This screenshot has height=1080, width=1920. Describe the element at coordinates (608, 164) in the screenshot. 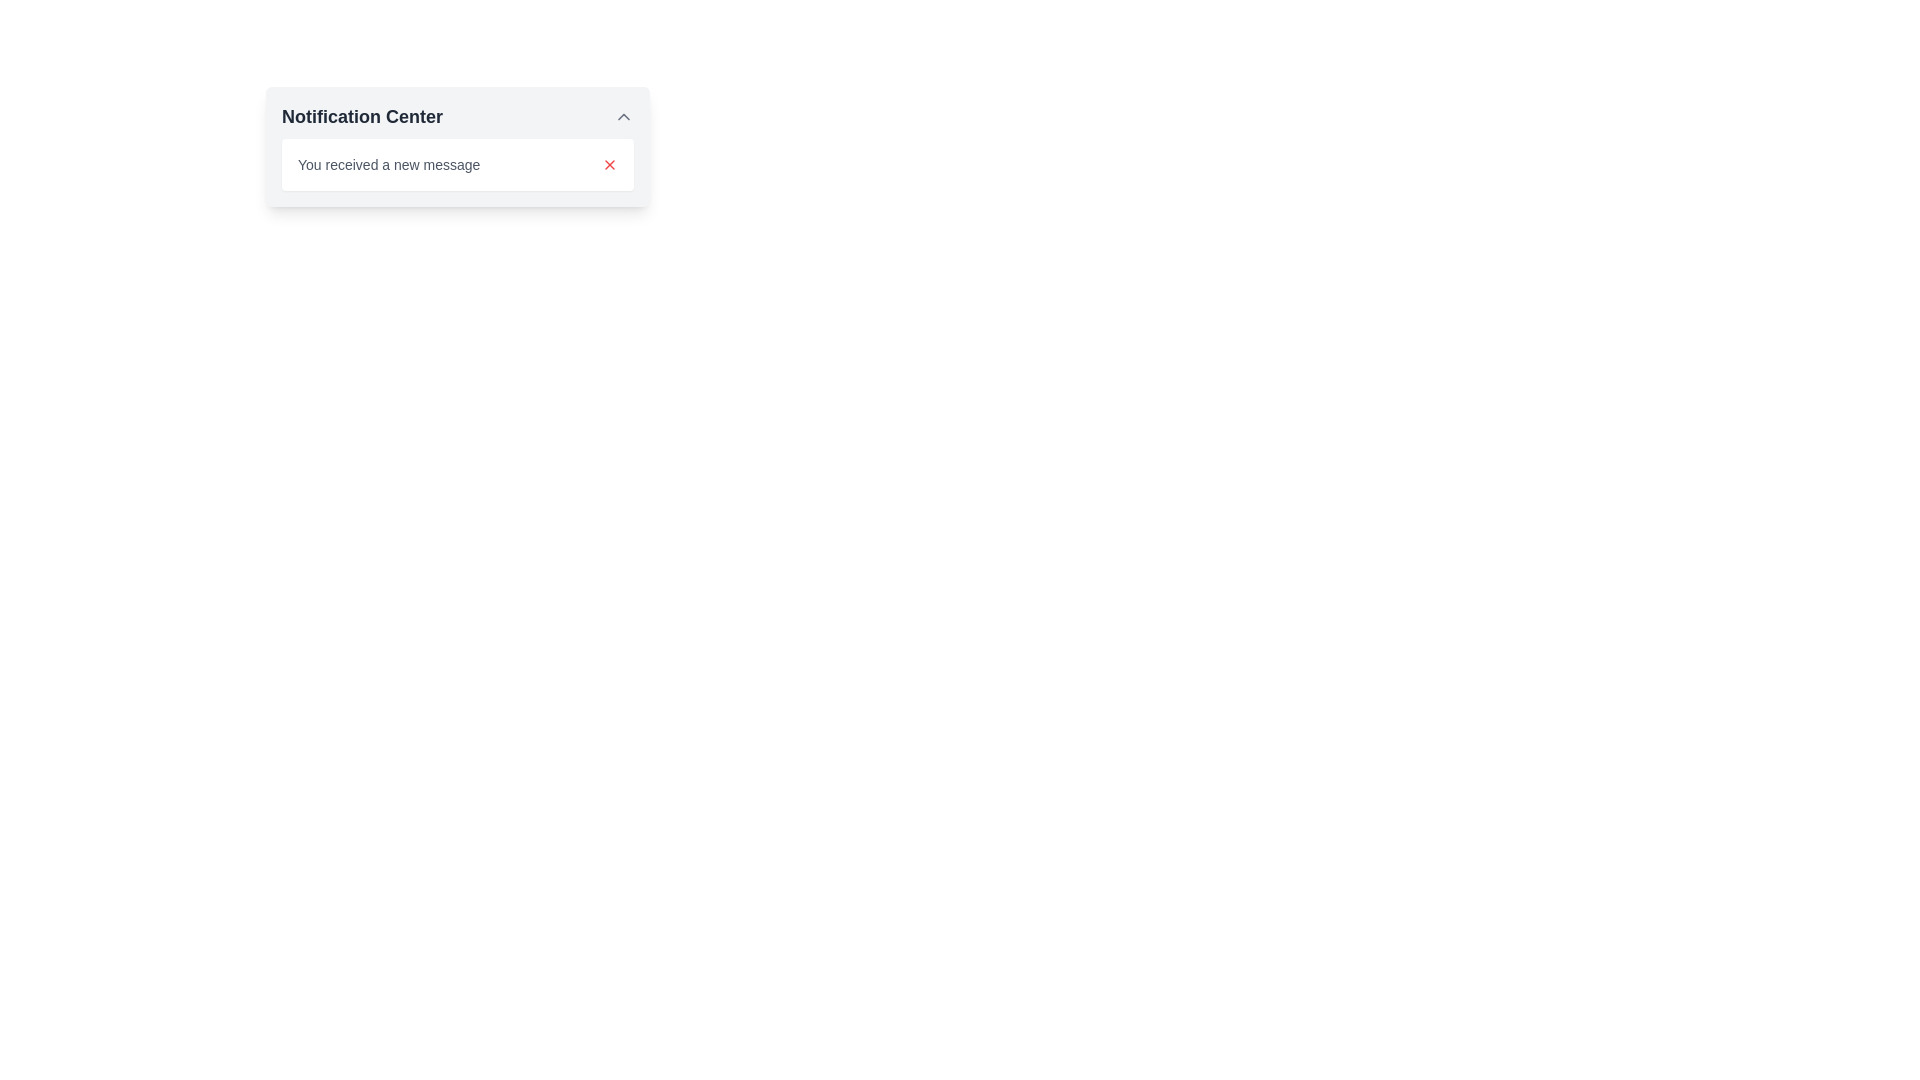

I see `the red close icon represented by an 'X' shape located in the top-right section of the notification panel to trigger the hover effect` at that location.